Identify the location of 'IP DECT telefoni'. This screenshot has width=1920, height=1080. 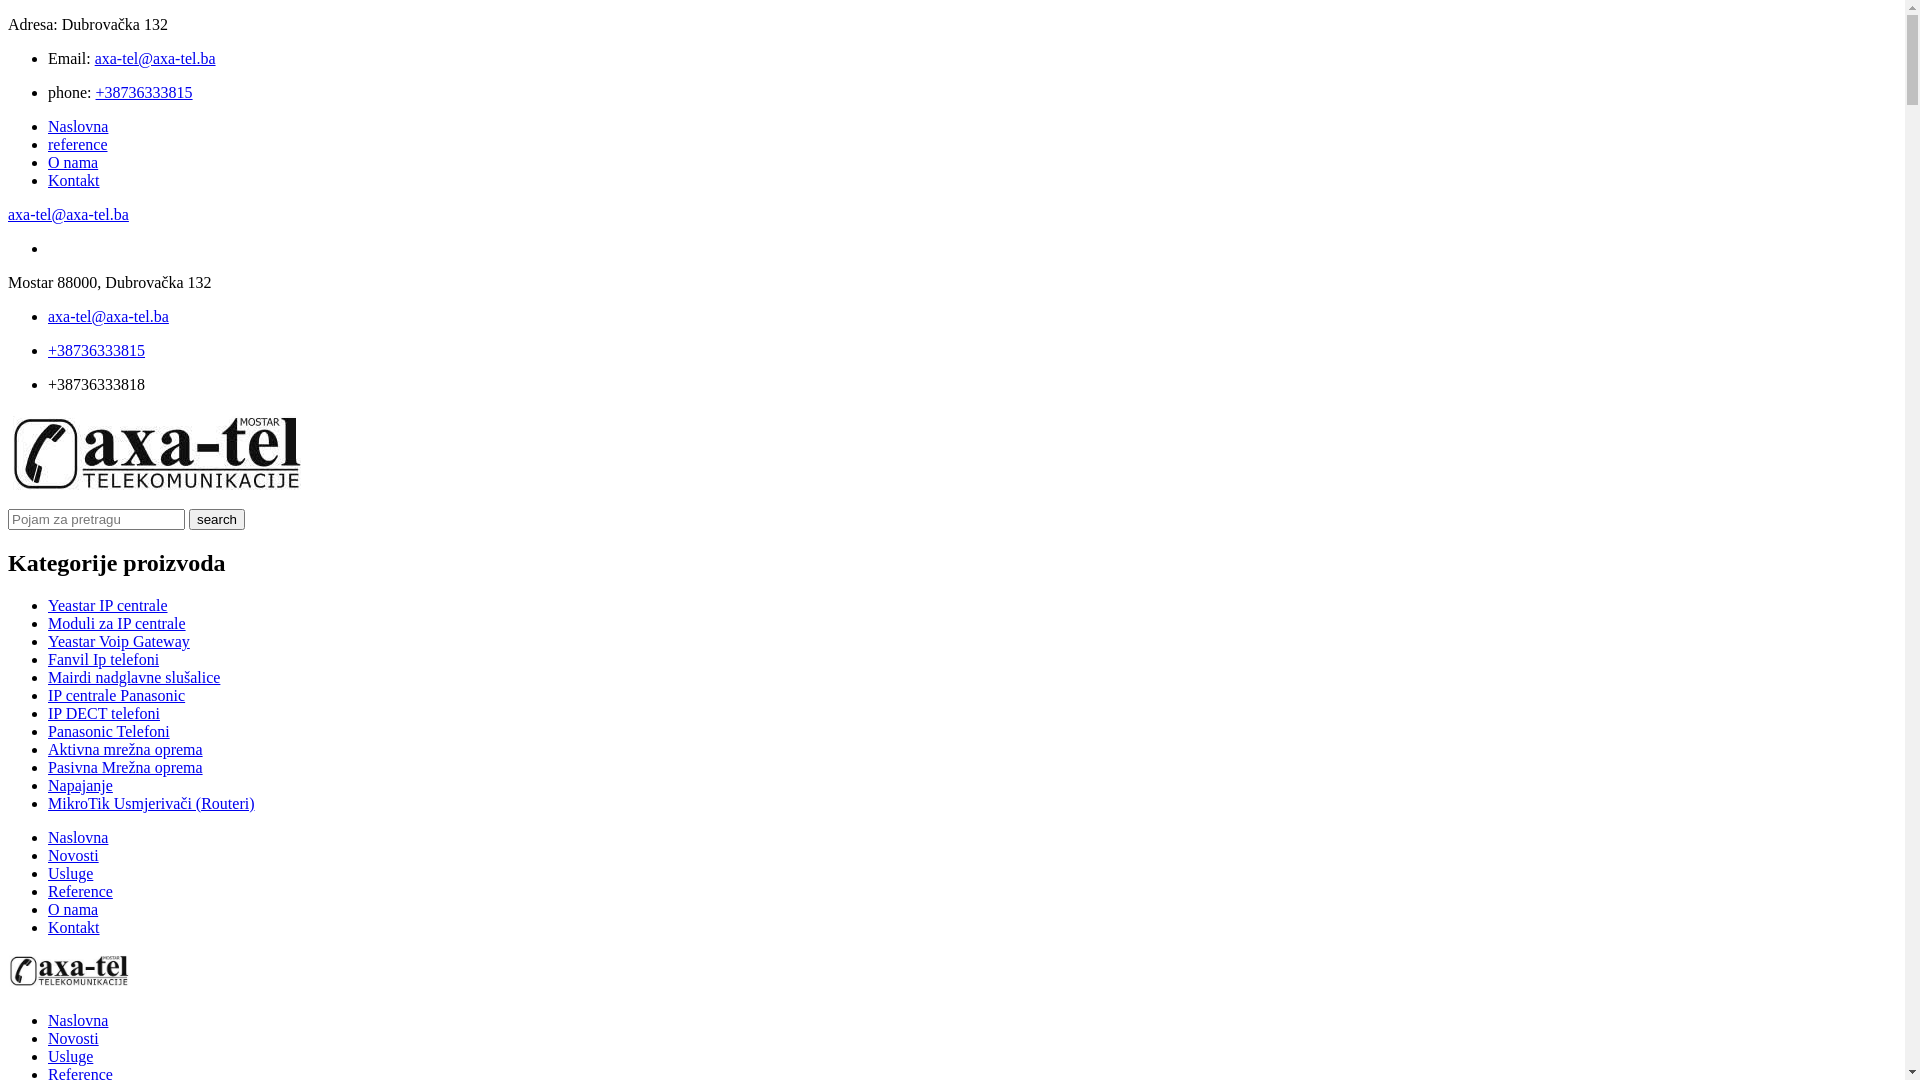
(48, 712).